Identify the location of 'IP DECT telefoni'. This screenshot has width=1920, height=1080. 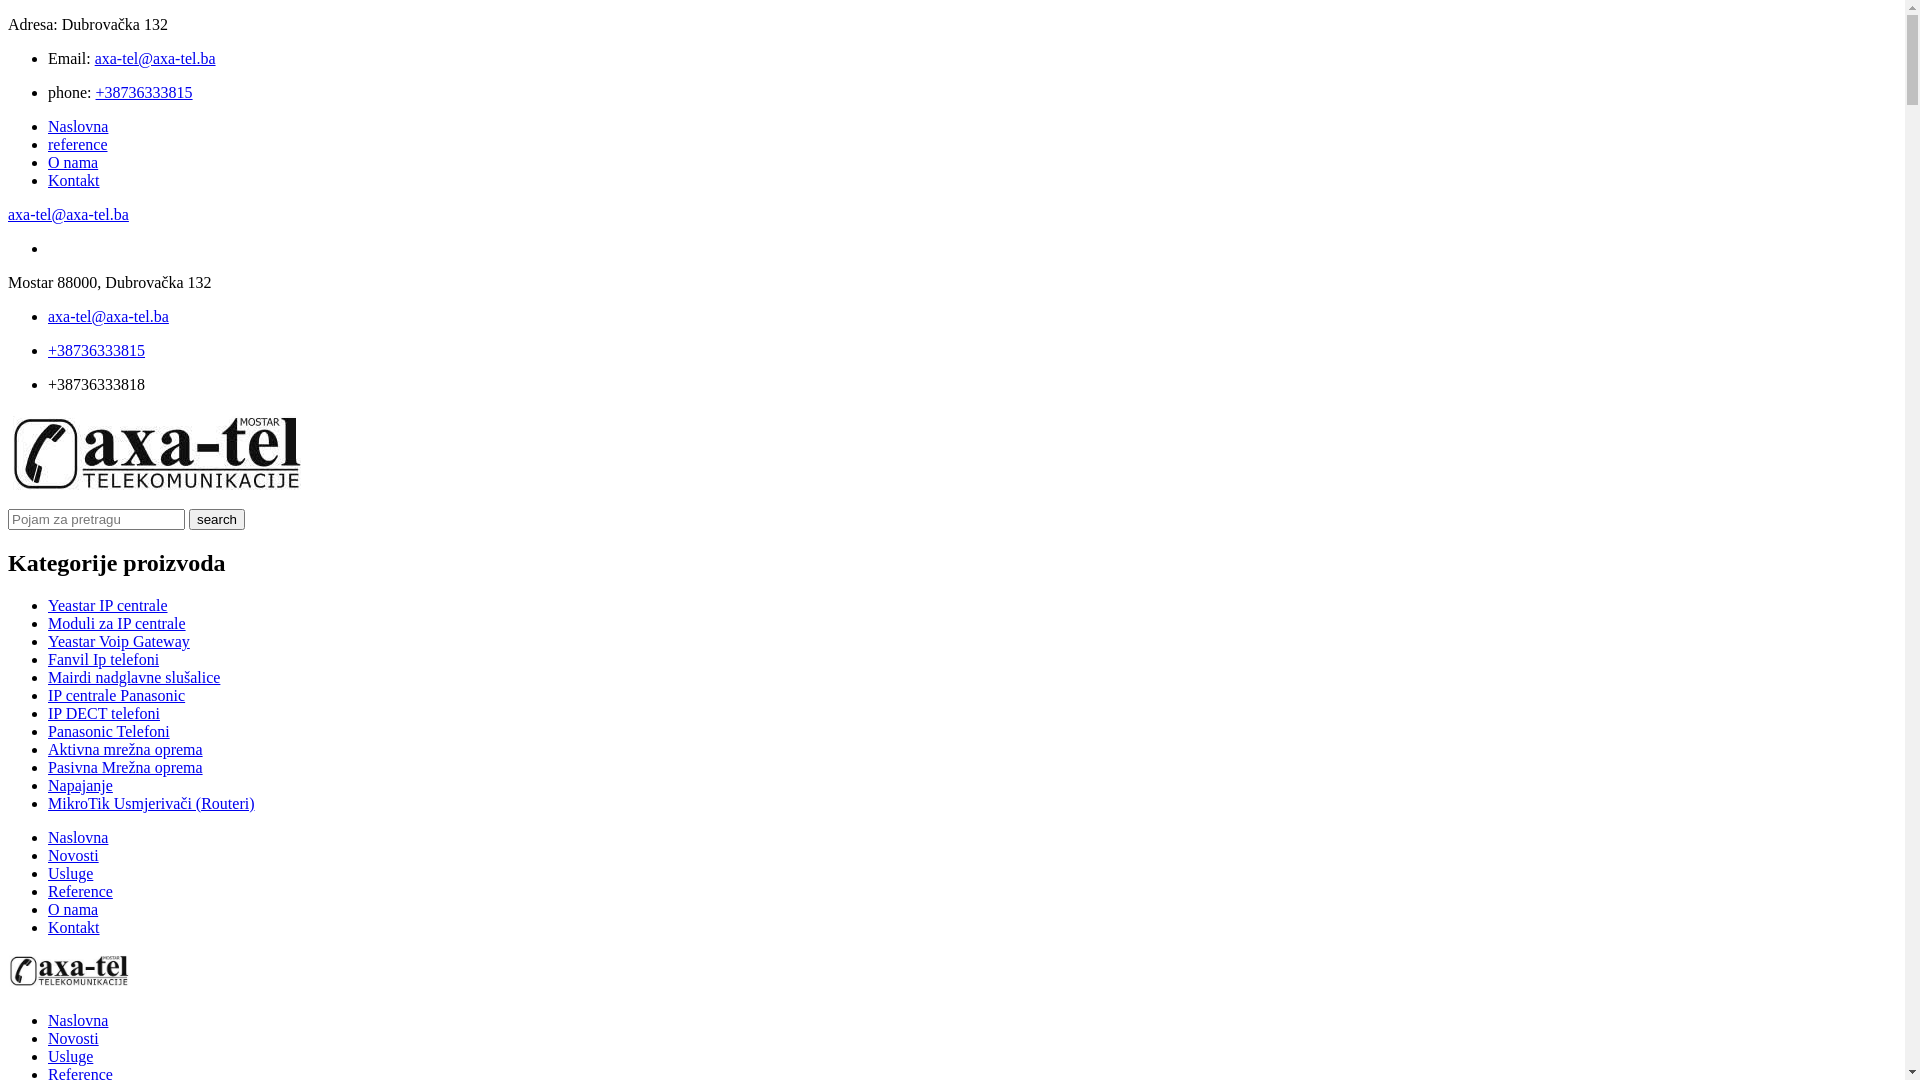
(48, 712).